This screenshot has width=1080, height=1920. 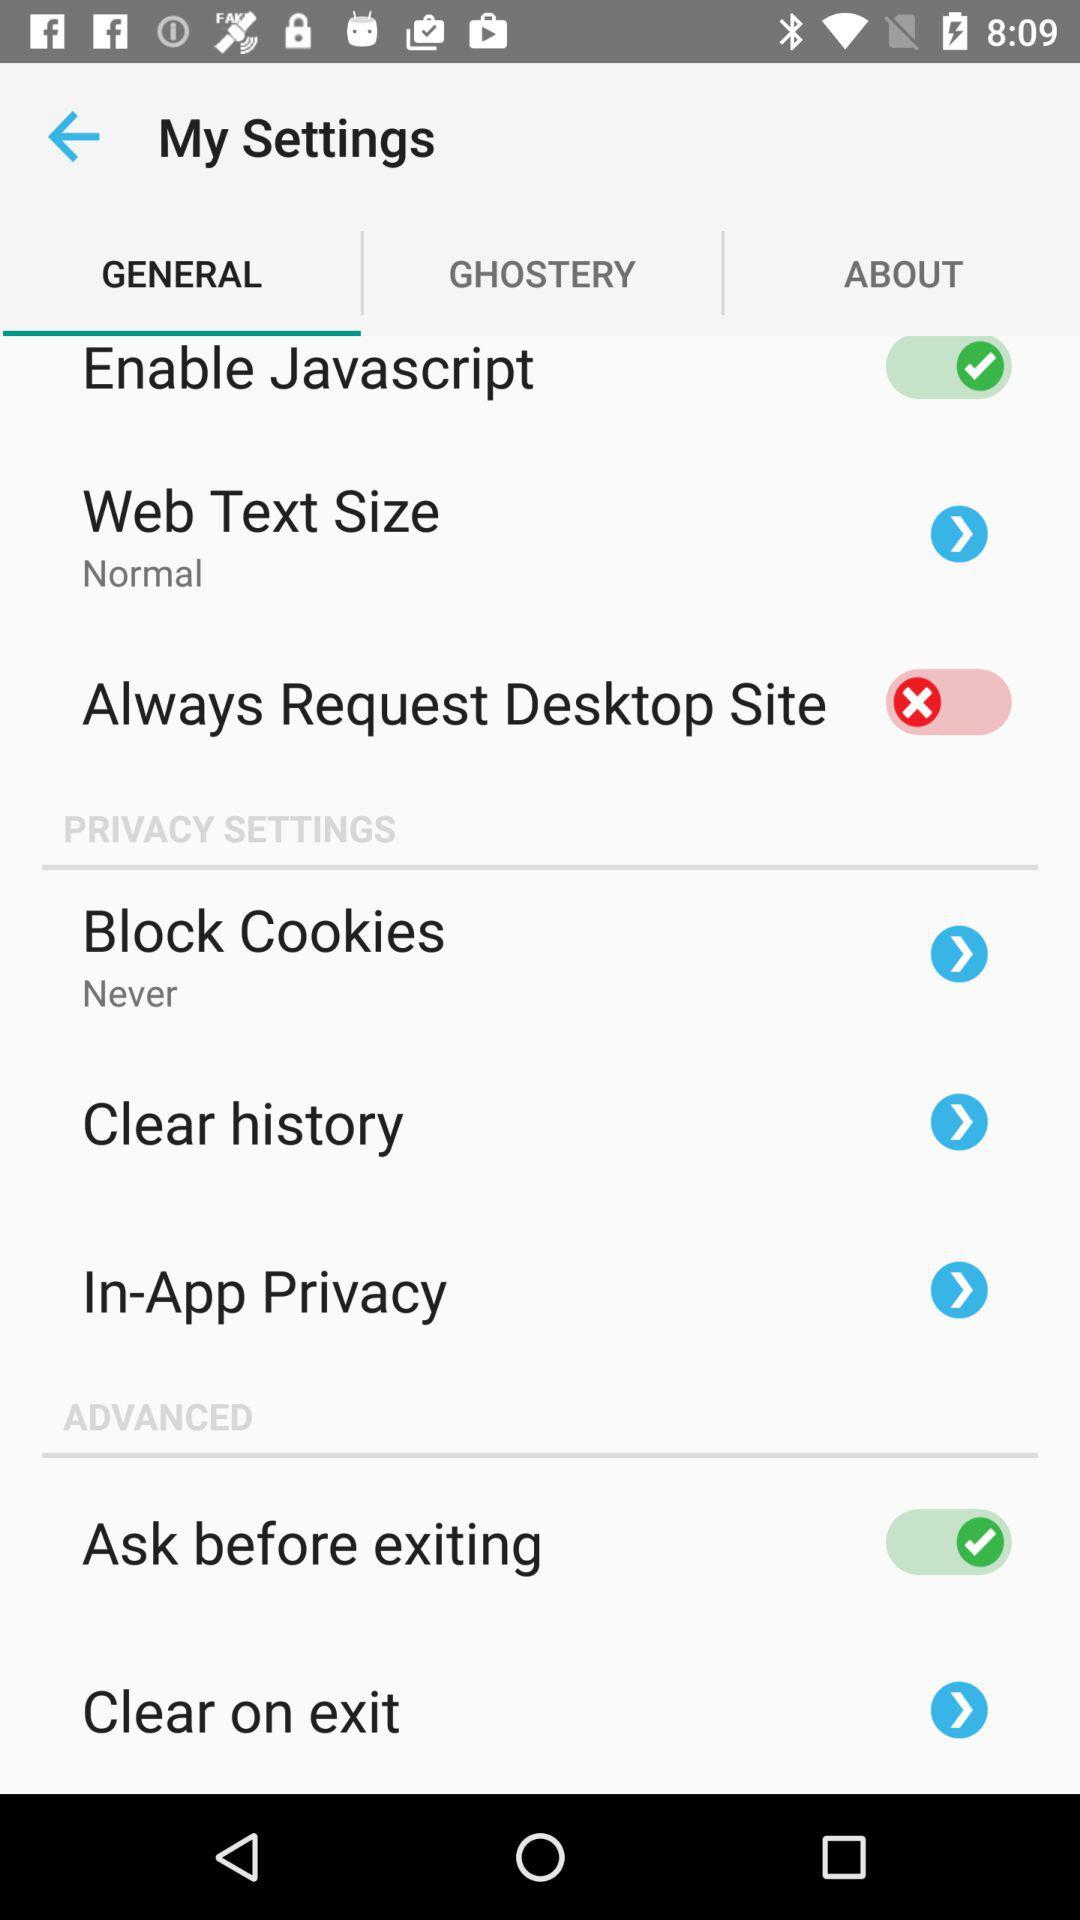 I want to click on item above the general, so click(x=72, y=135).